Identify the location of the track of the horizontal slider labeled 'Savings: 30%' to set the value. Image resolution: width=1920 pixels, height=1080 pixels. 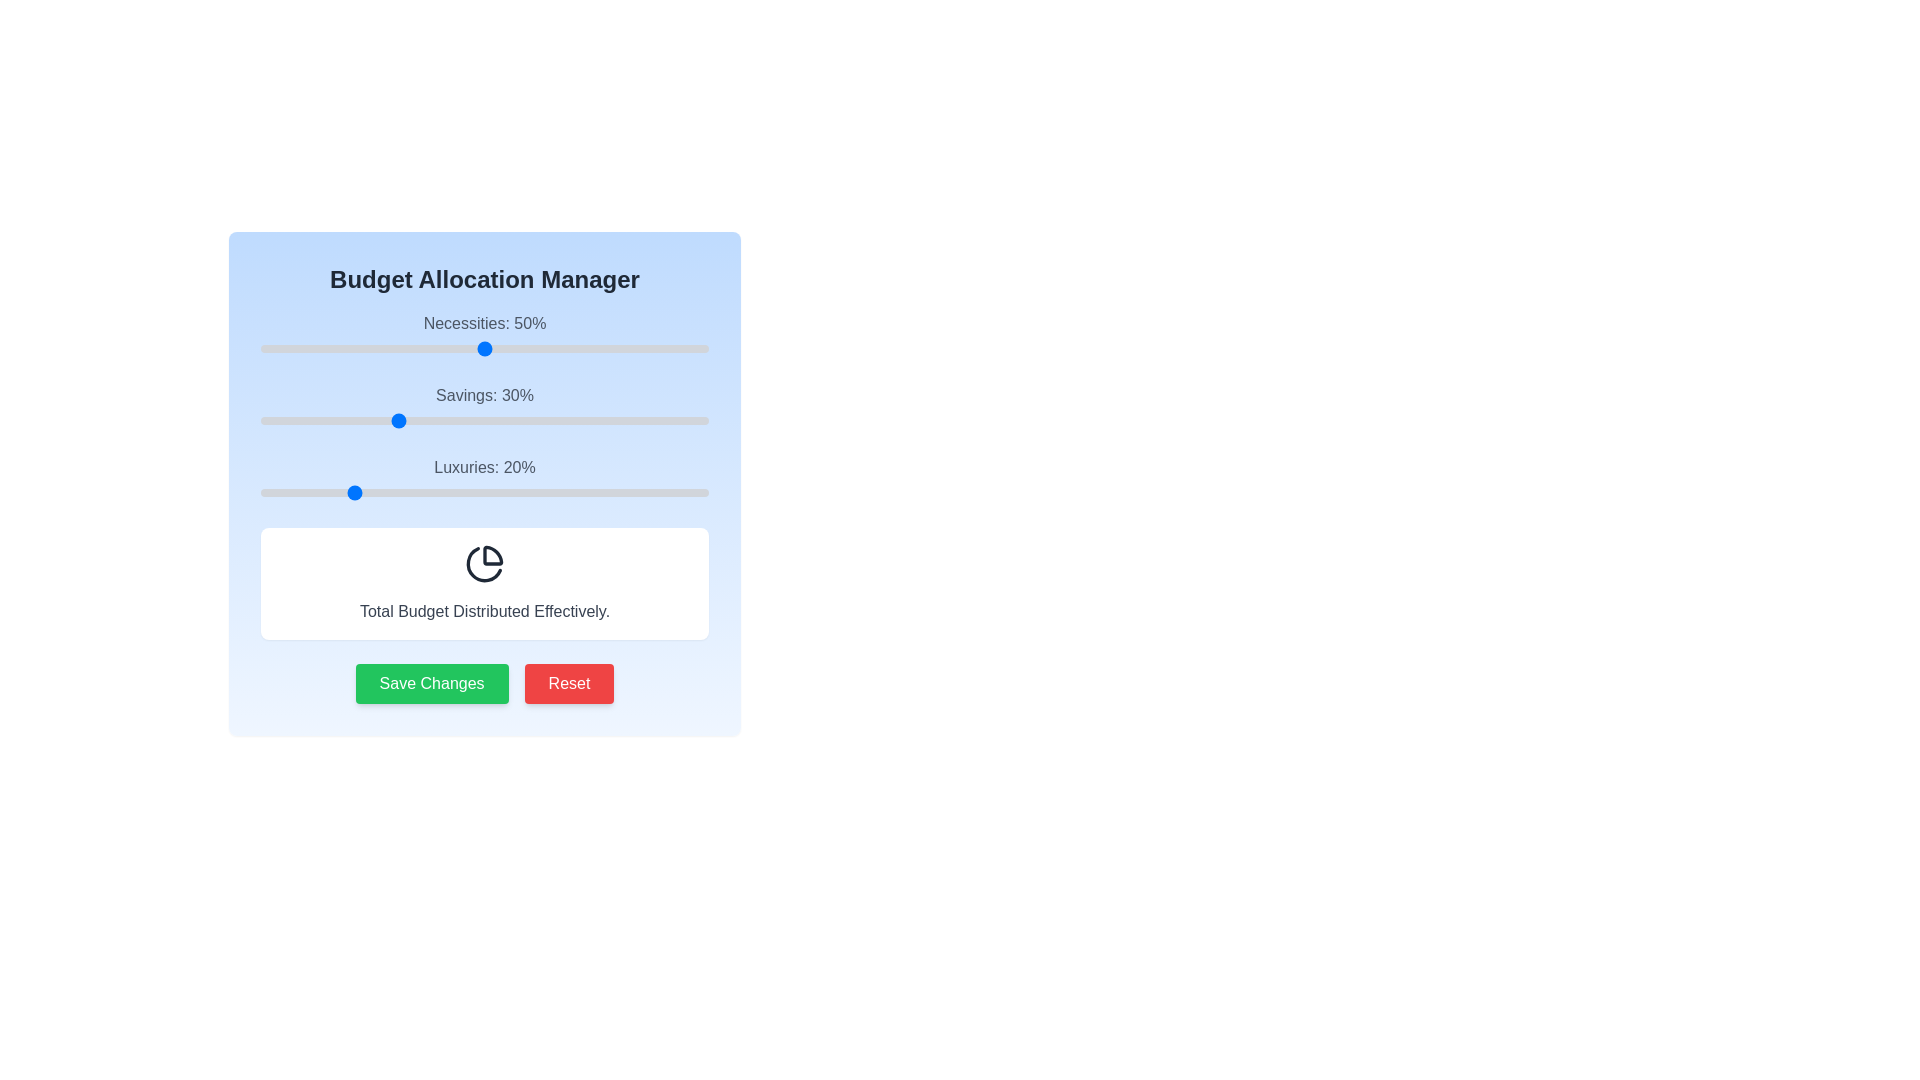
(484, 419).